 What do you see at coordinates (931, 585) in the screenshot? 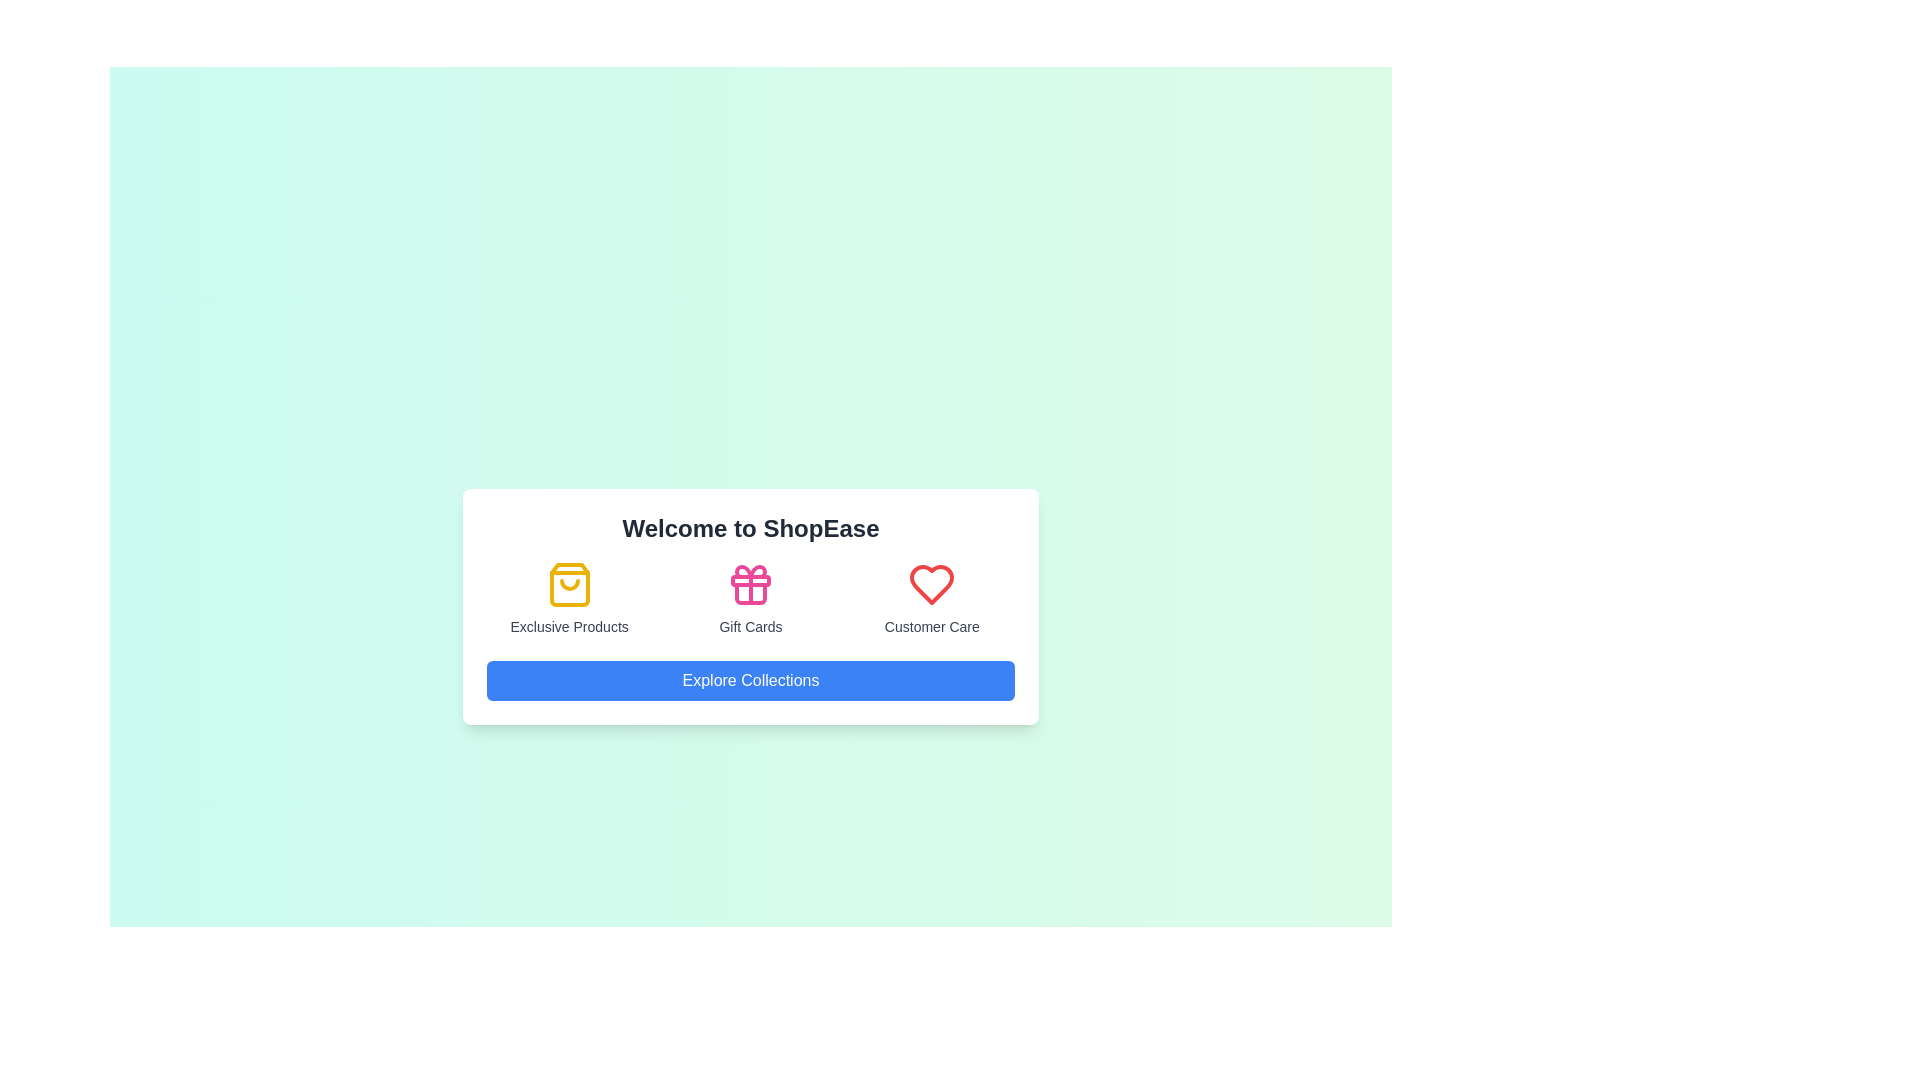
I see `the red heart icon located above the 'Customer Care' text, which is the third icon in a group of three icons below the 'Welcome to ShopEase' title` at bounding box center [931, 585].